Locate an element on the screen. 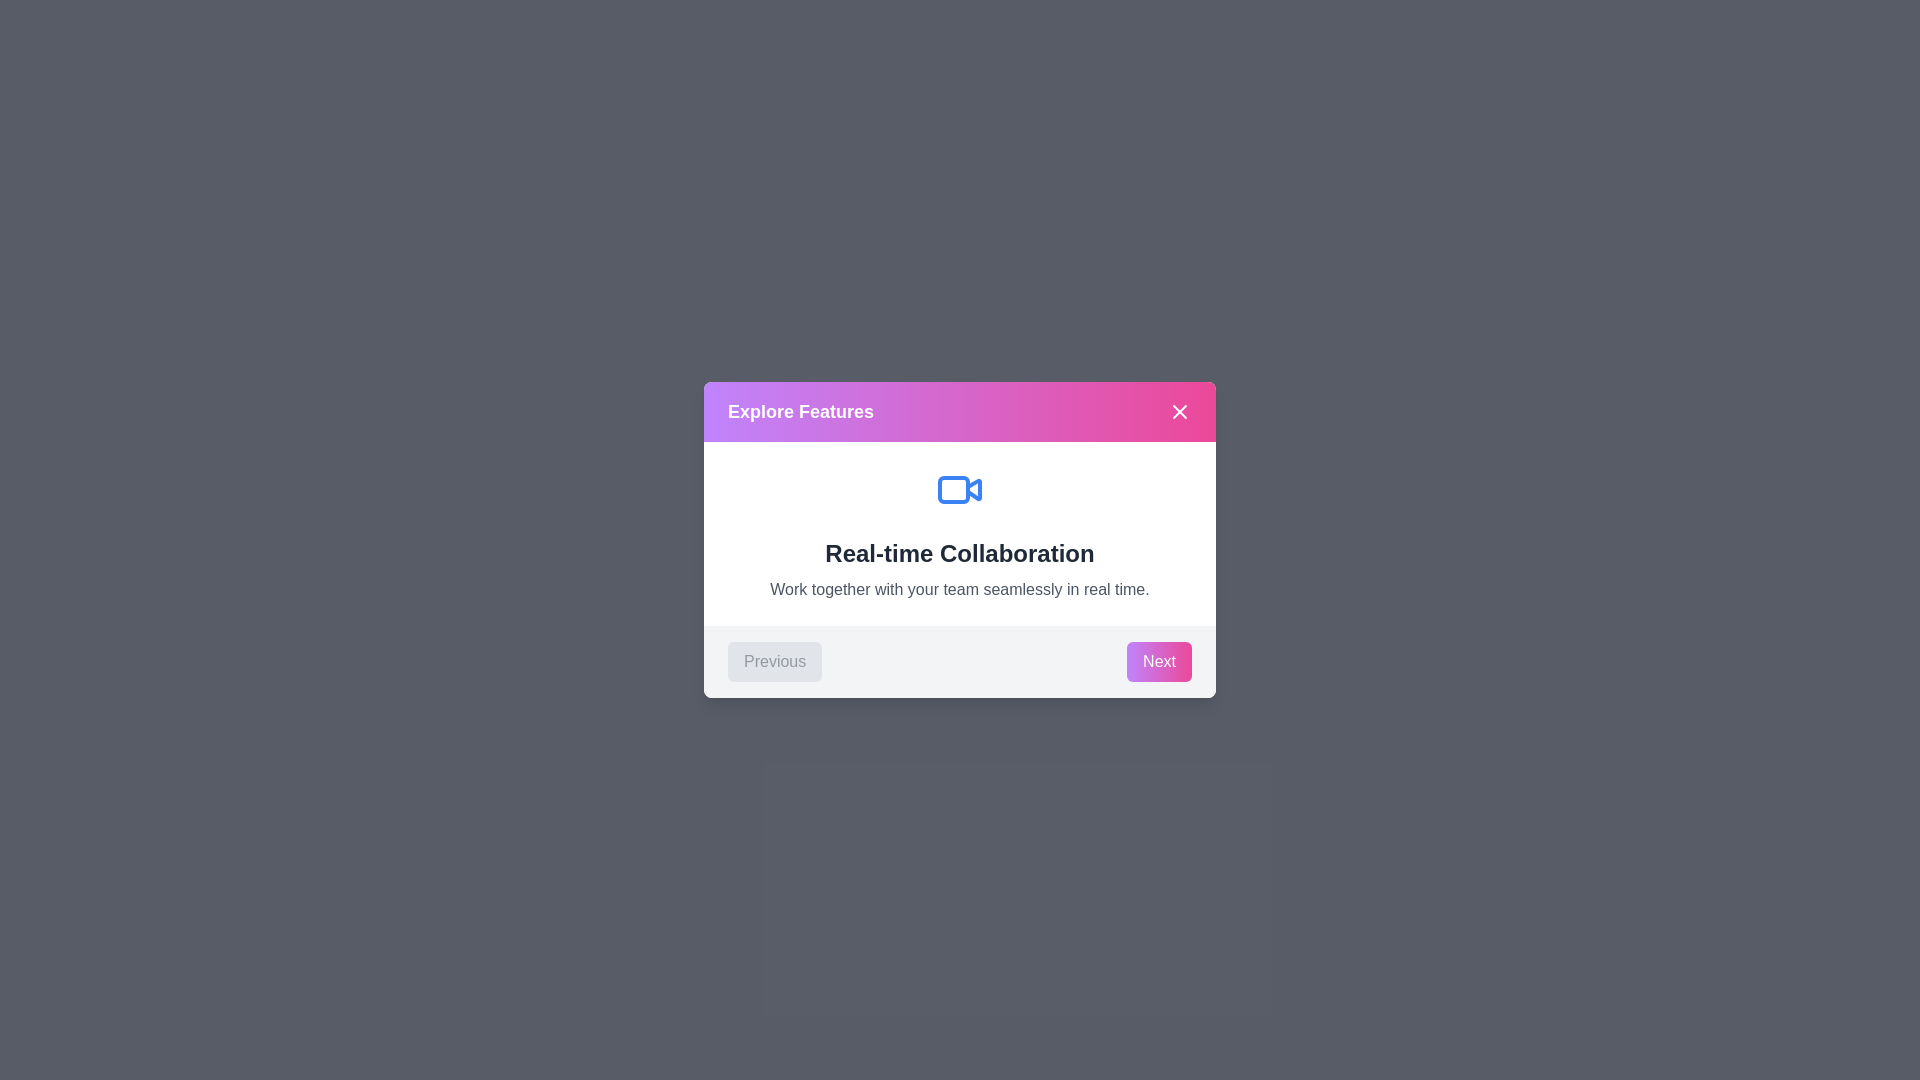  the decorative video camera icon located at the center of the dialog box, which is part of the body of the camera icon above the text 'Real-time Collaboration' is located at coordinates (953, 489).